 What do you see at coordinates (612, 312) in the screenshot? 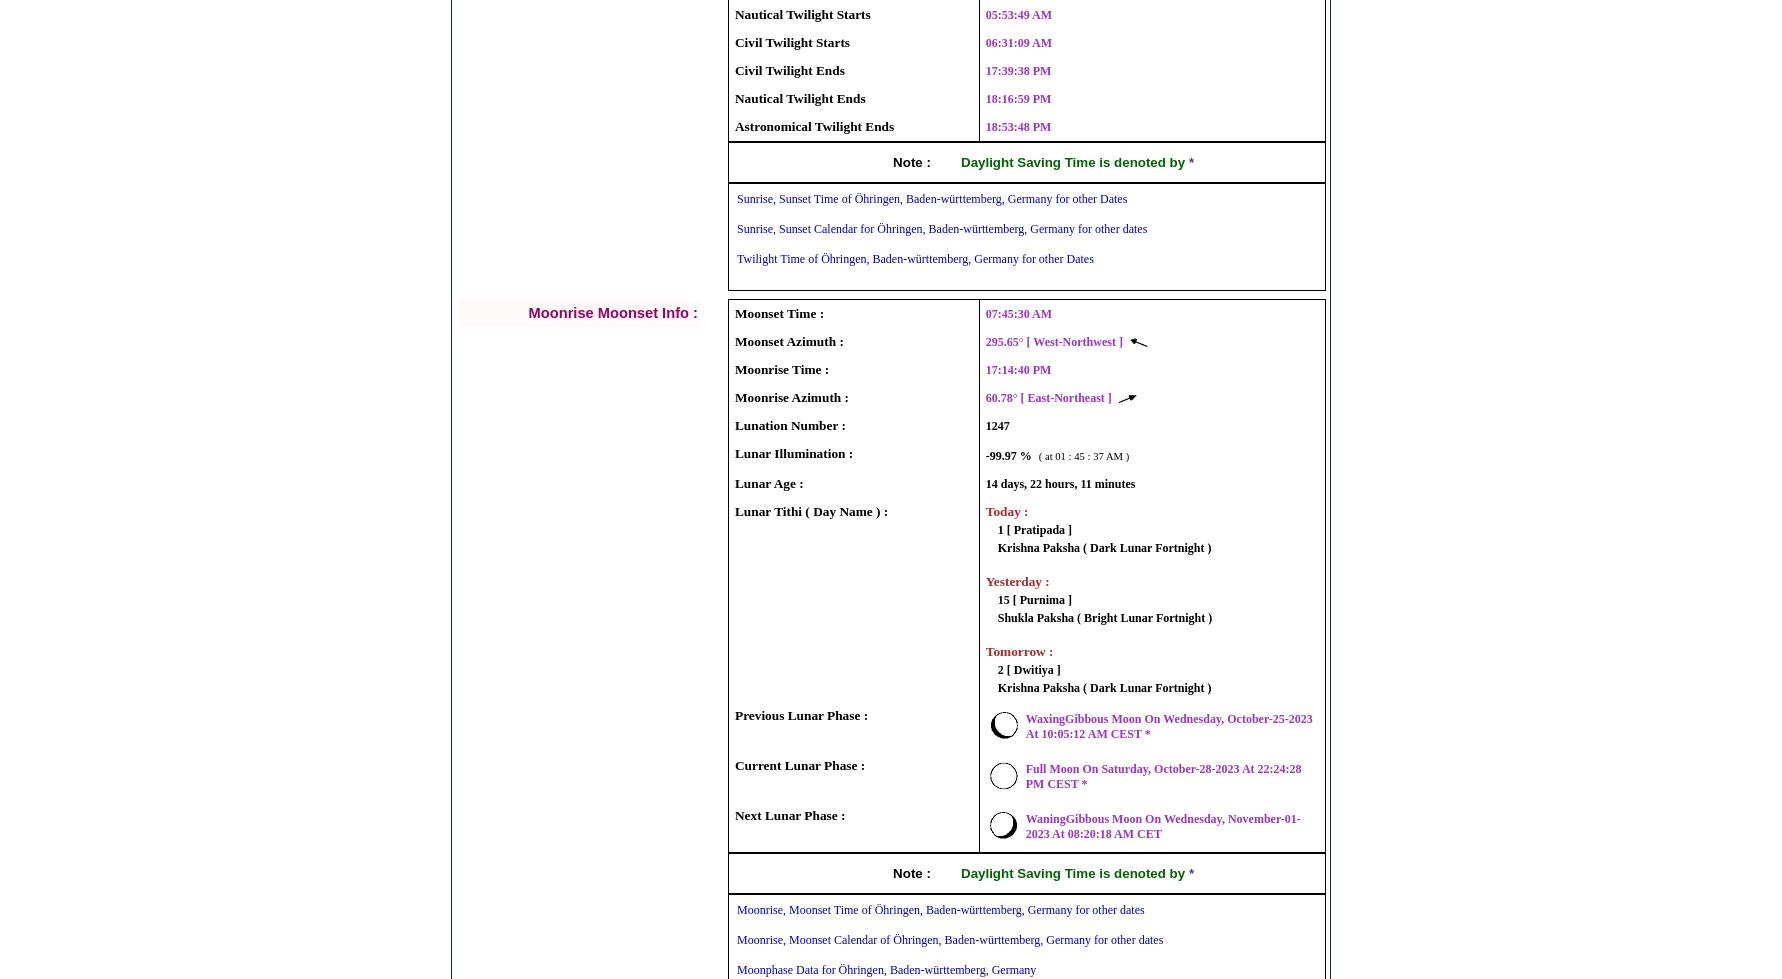
I see `'Moonrise Moonset Info :'` at bounding box center [612, 312].